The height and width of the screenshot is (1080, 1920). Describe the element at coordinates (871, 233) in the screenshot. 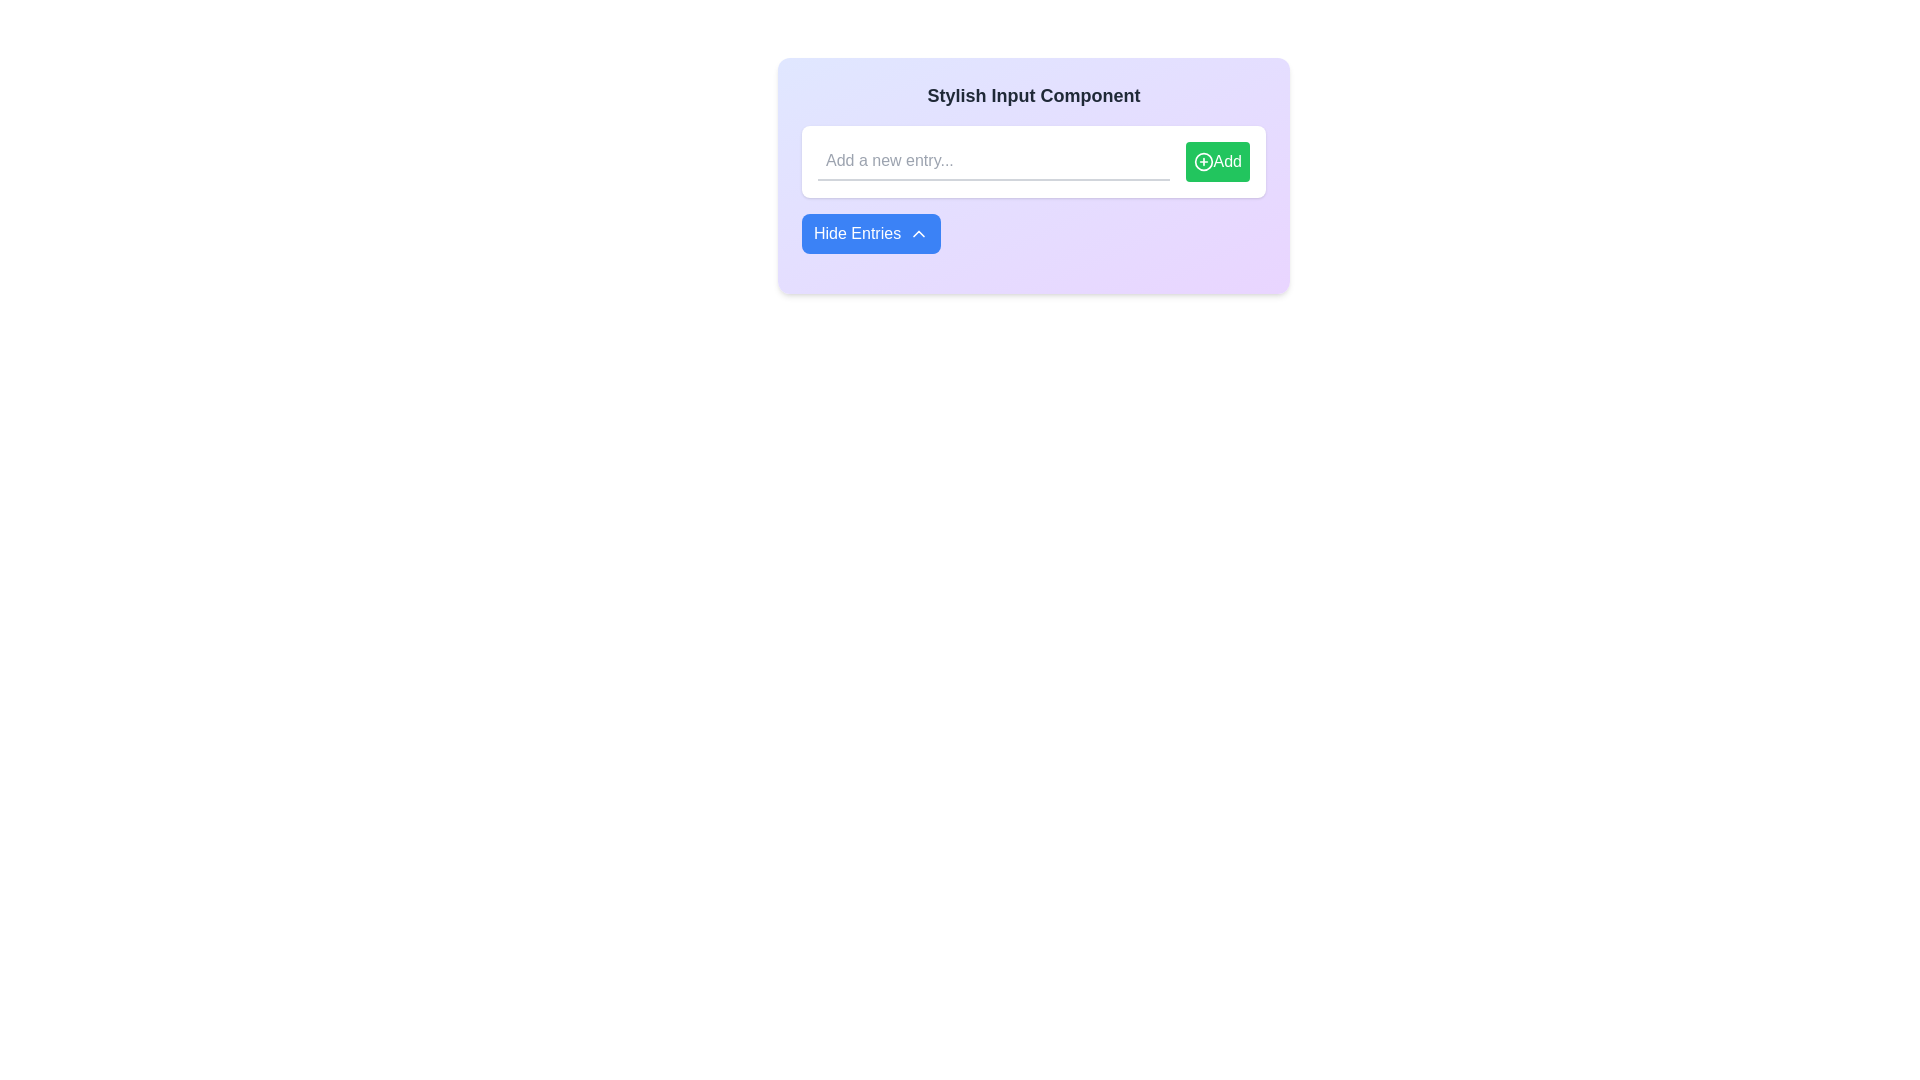

I see `the rectangular button with rounded corners that has a blue background and white text reading 'Hide Entries'` at that location.